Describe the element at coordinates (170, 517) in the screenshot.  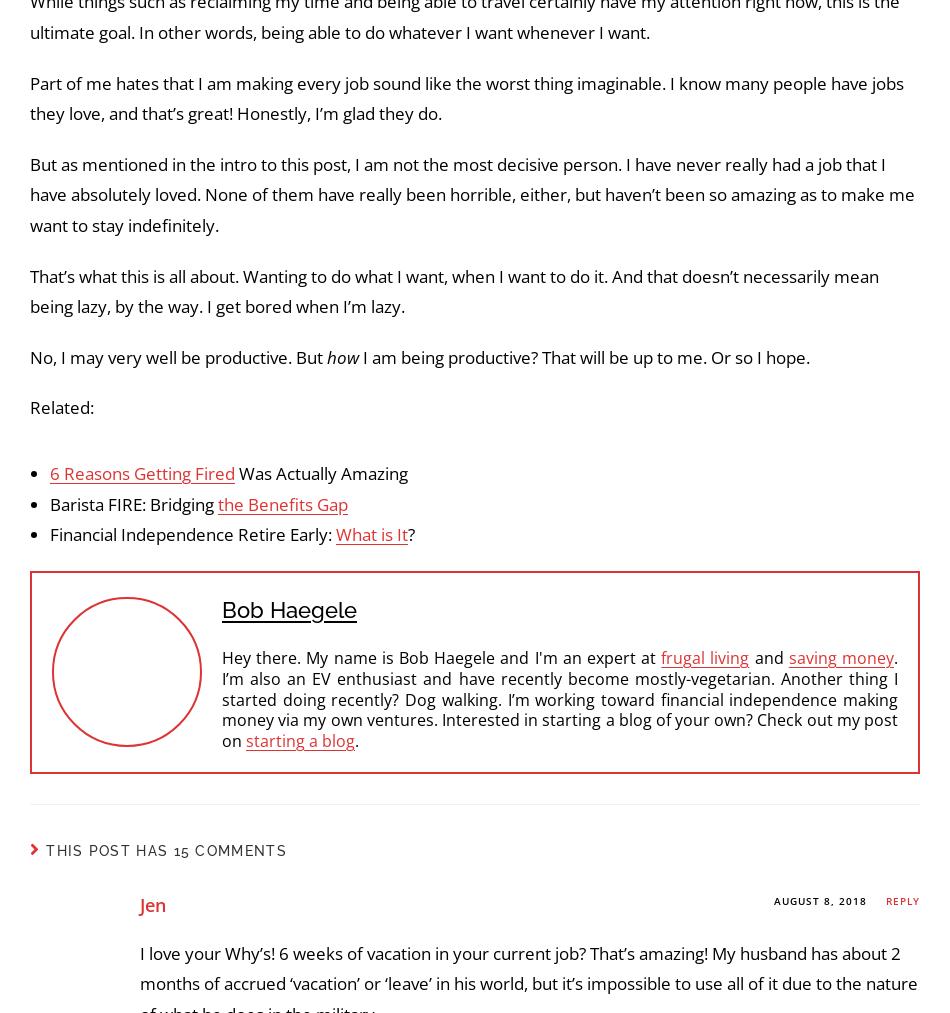
I see `'Reclaiming My Freedom'` at that location.